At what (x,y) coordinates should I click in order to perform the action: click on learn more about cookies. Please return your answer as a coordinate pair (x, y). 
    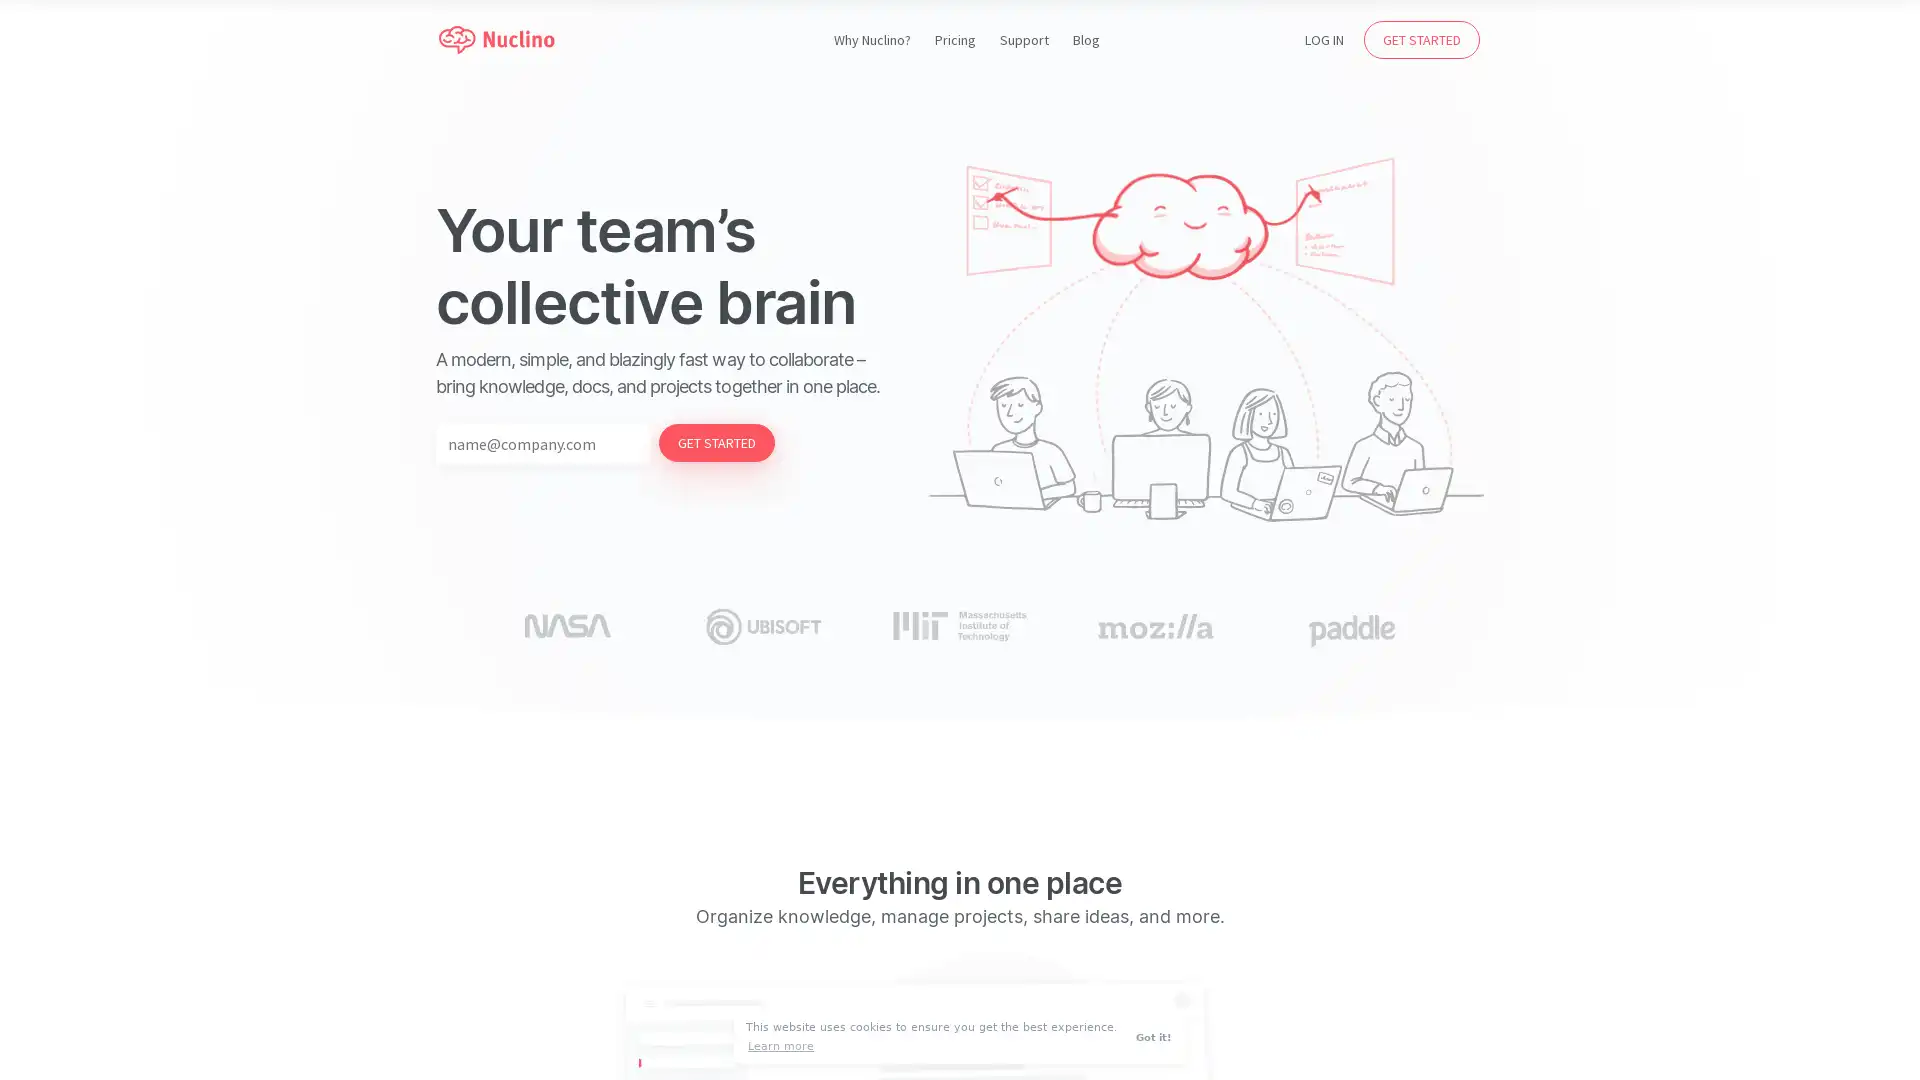
    Looking at the image, I should click on (780, 1045).